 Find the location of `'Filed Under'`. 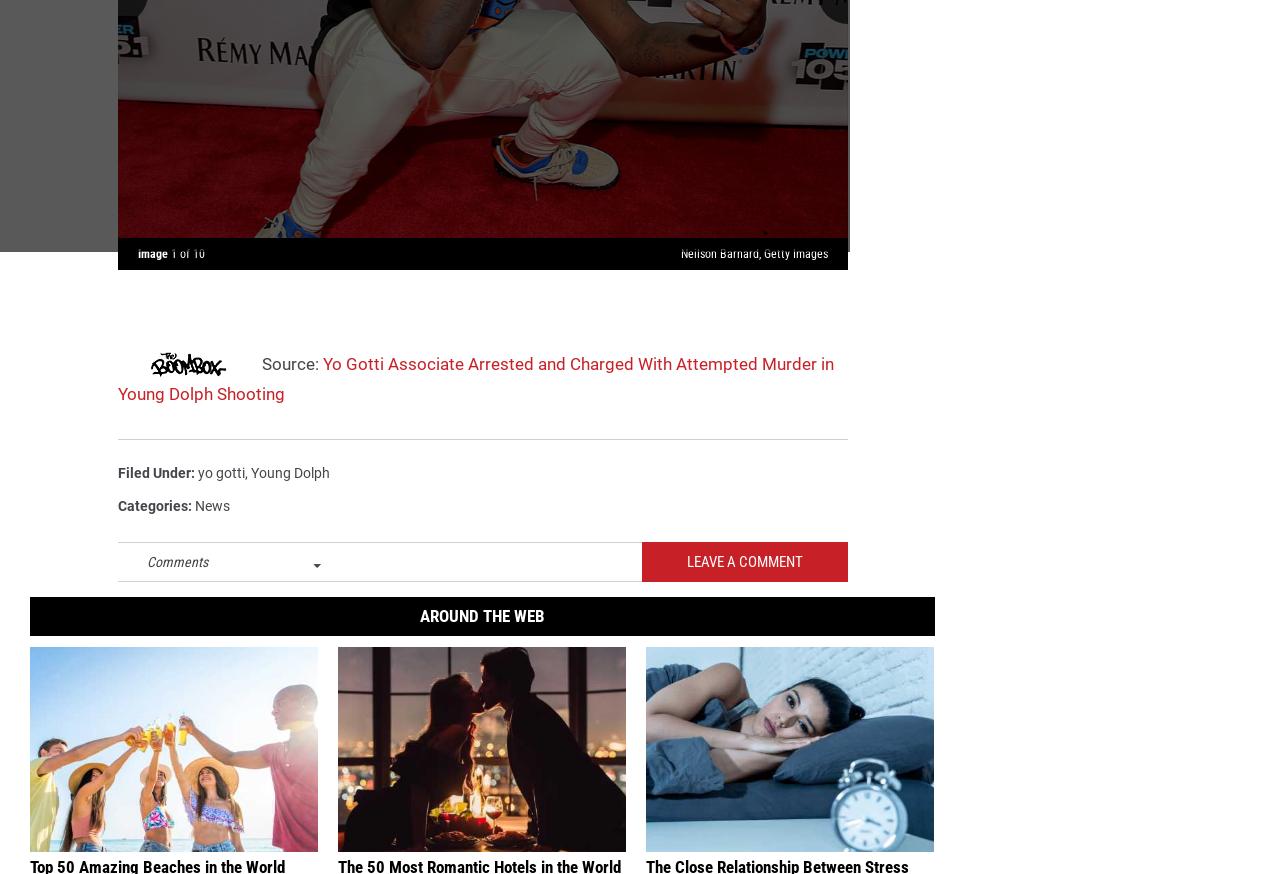

'Filed Under' is located at coordinates (154, 479).